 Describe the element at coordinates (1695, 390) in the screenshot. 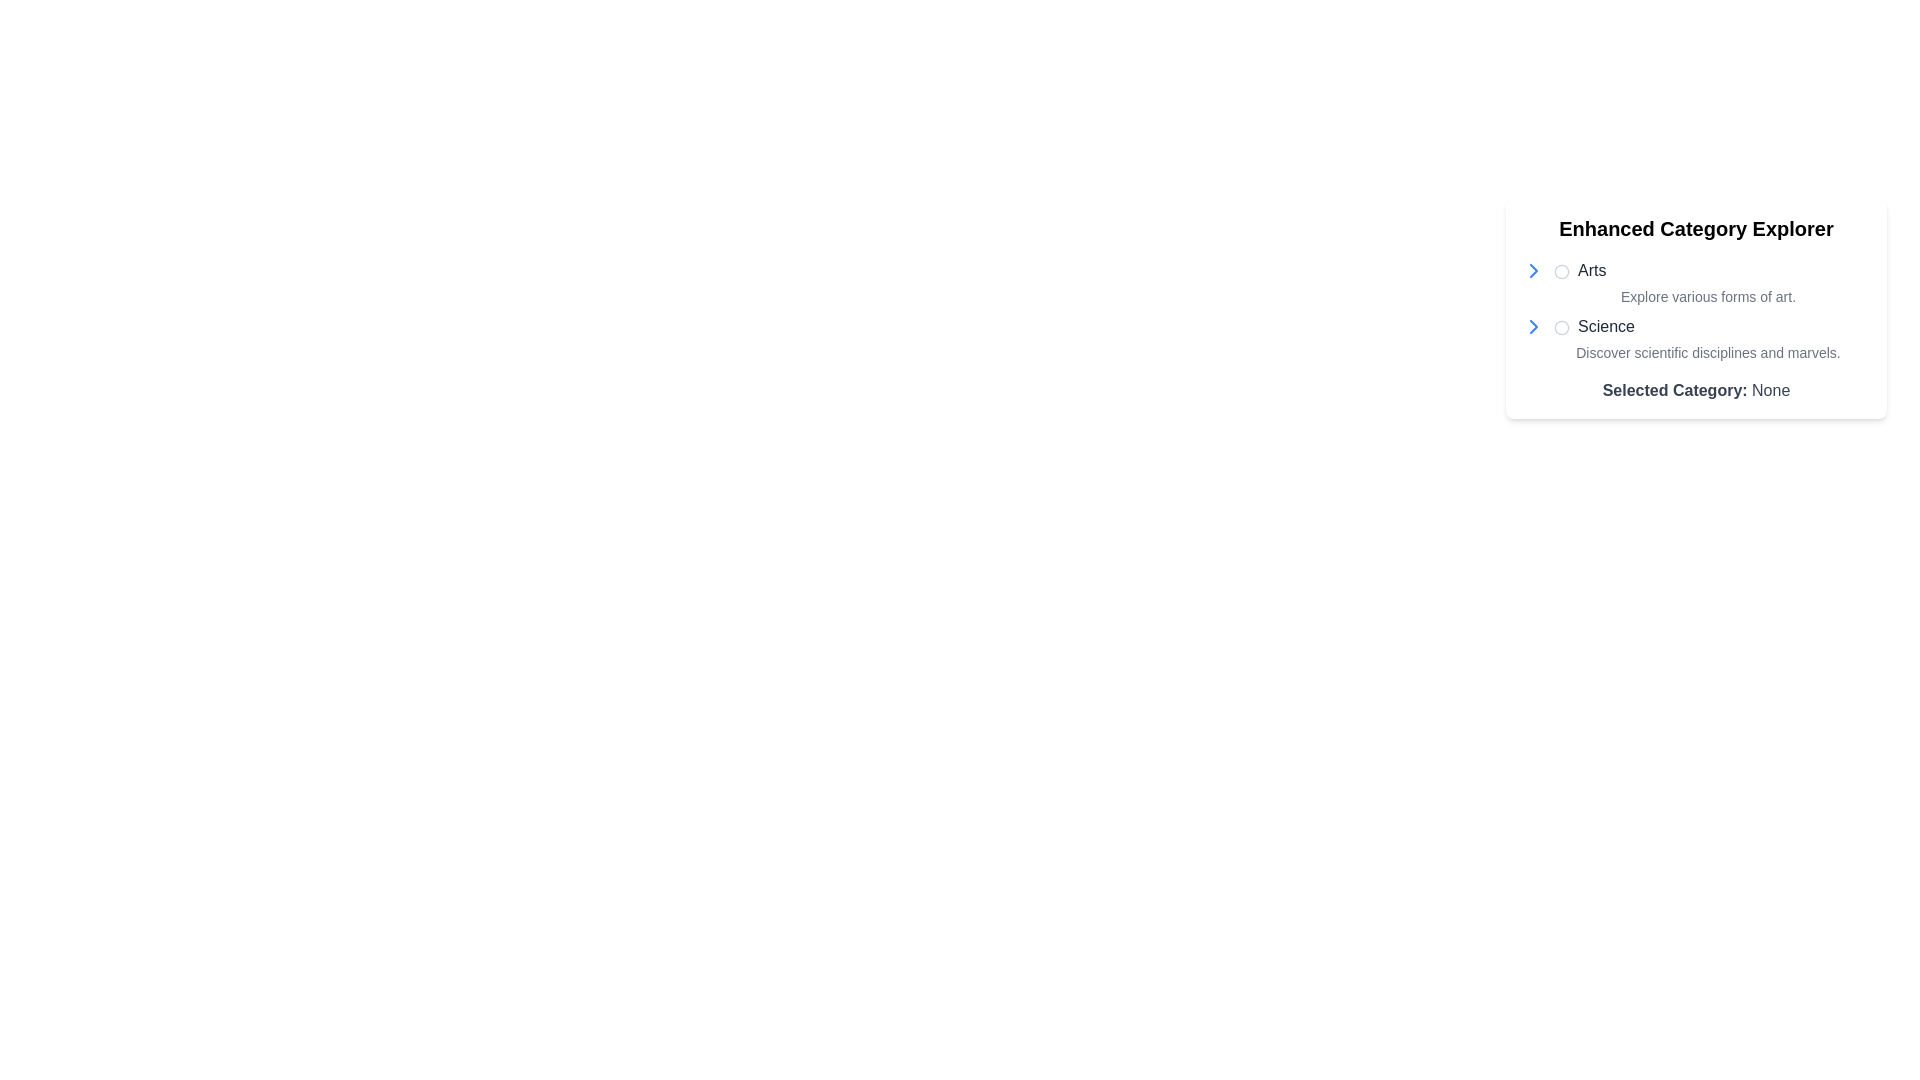

I see `the static text label displaying 'None', which indicates that no category has been selected yet, located at the bottom of the 'Enhanced Category Explorer' information card` at that location.